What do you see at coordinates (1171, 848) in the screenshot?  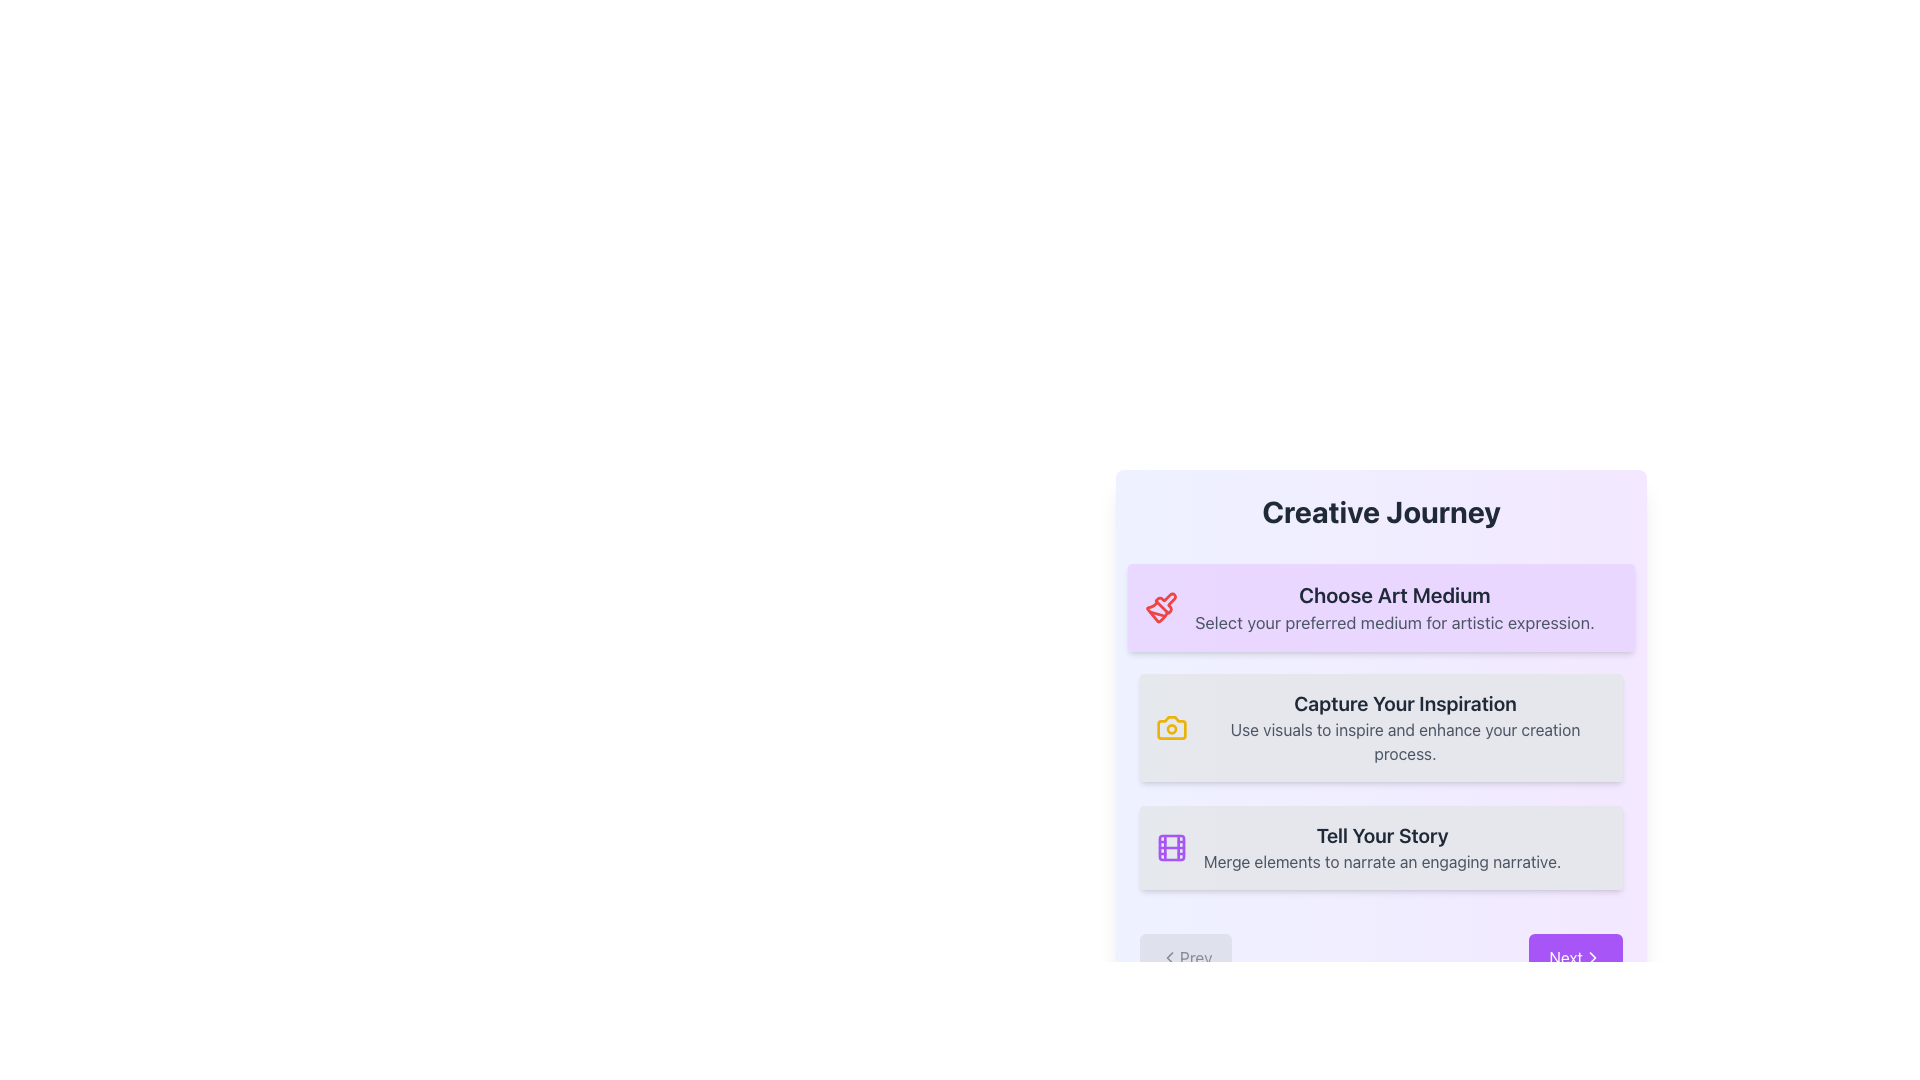 I see `the decorative purple square with rounded corners located centrally within the filmstrip icon beside the 'Tell Your Story' text in the 'Creative Journey' options` at bounding box center [1171, 848].